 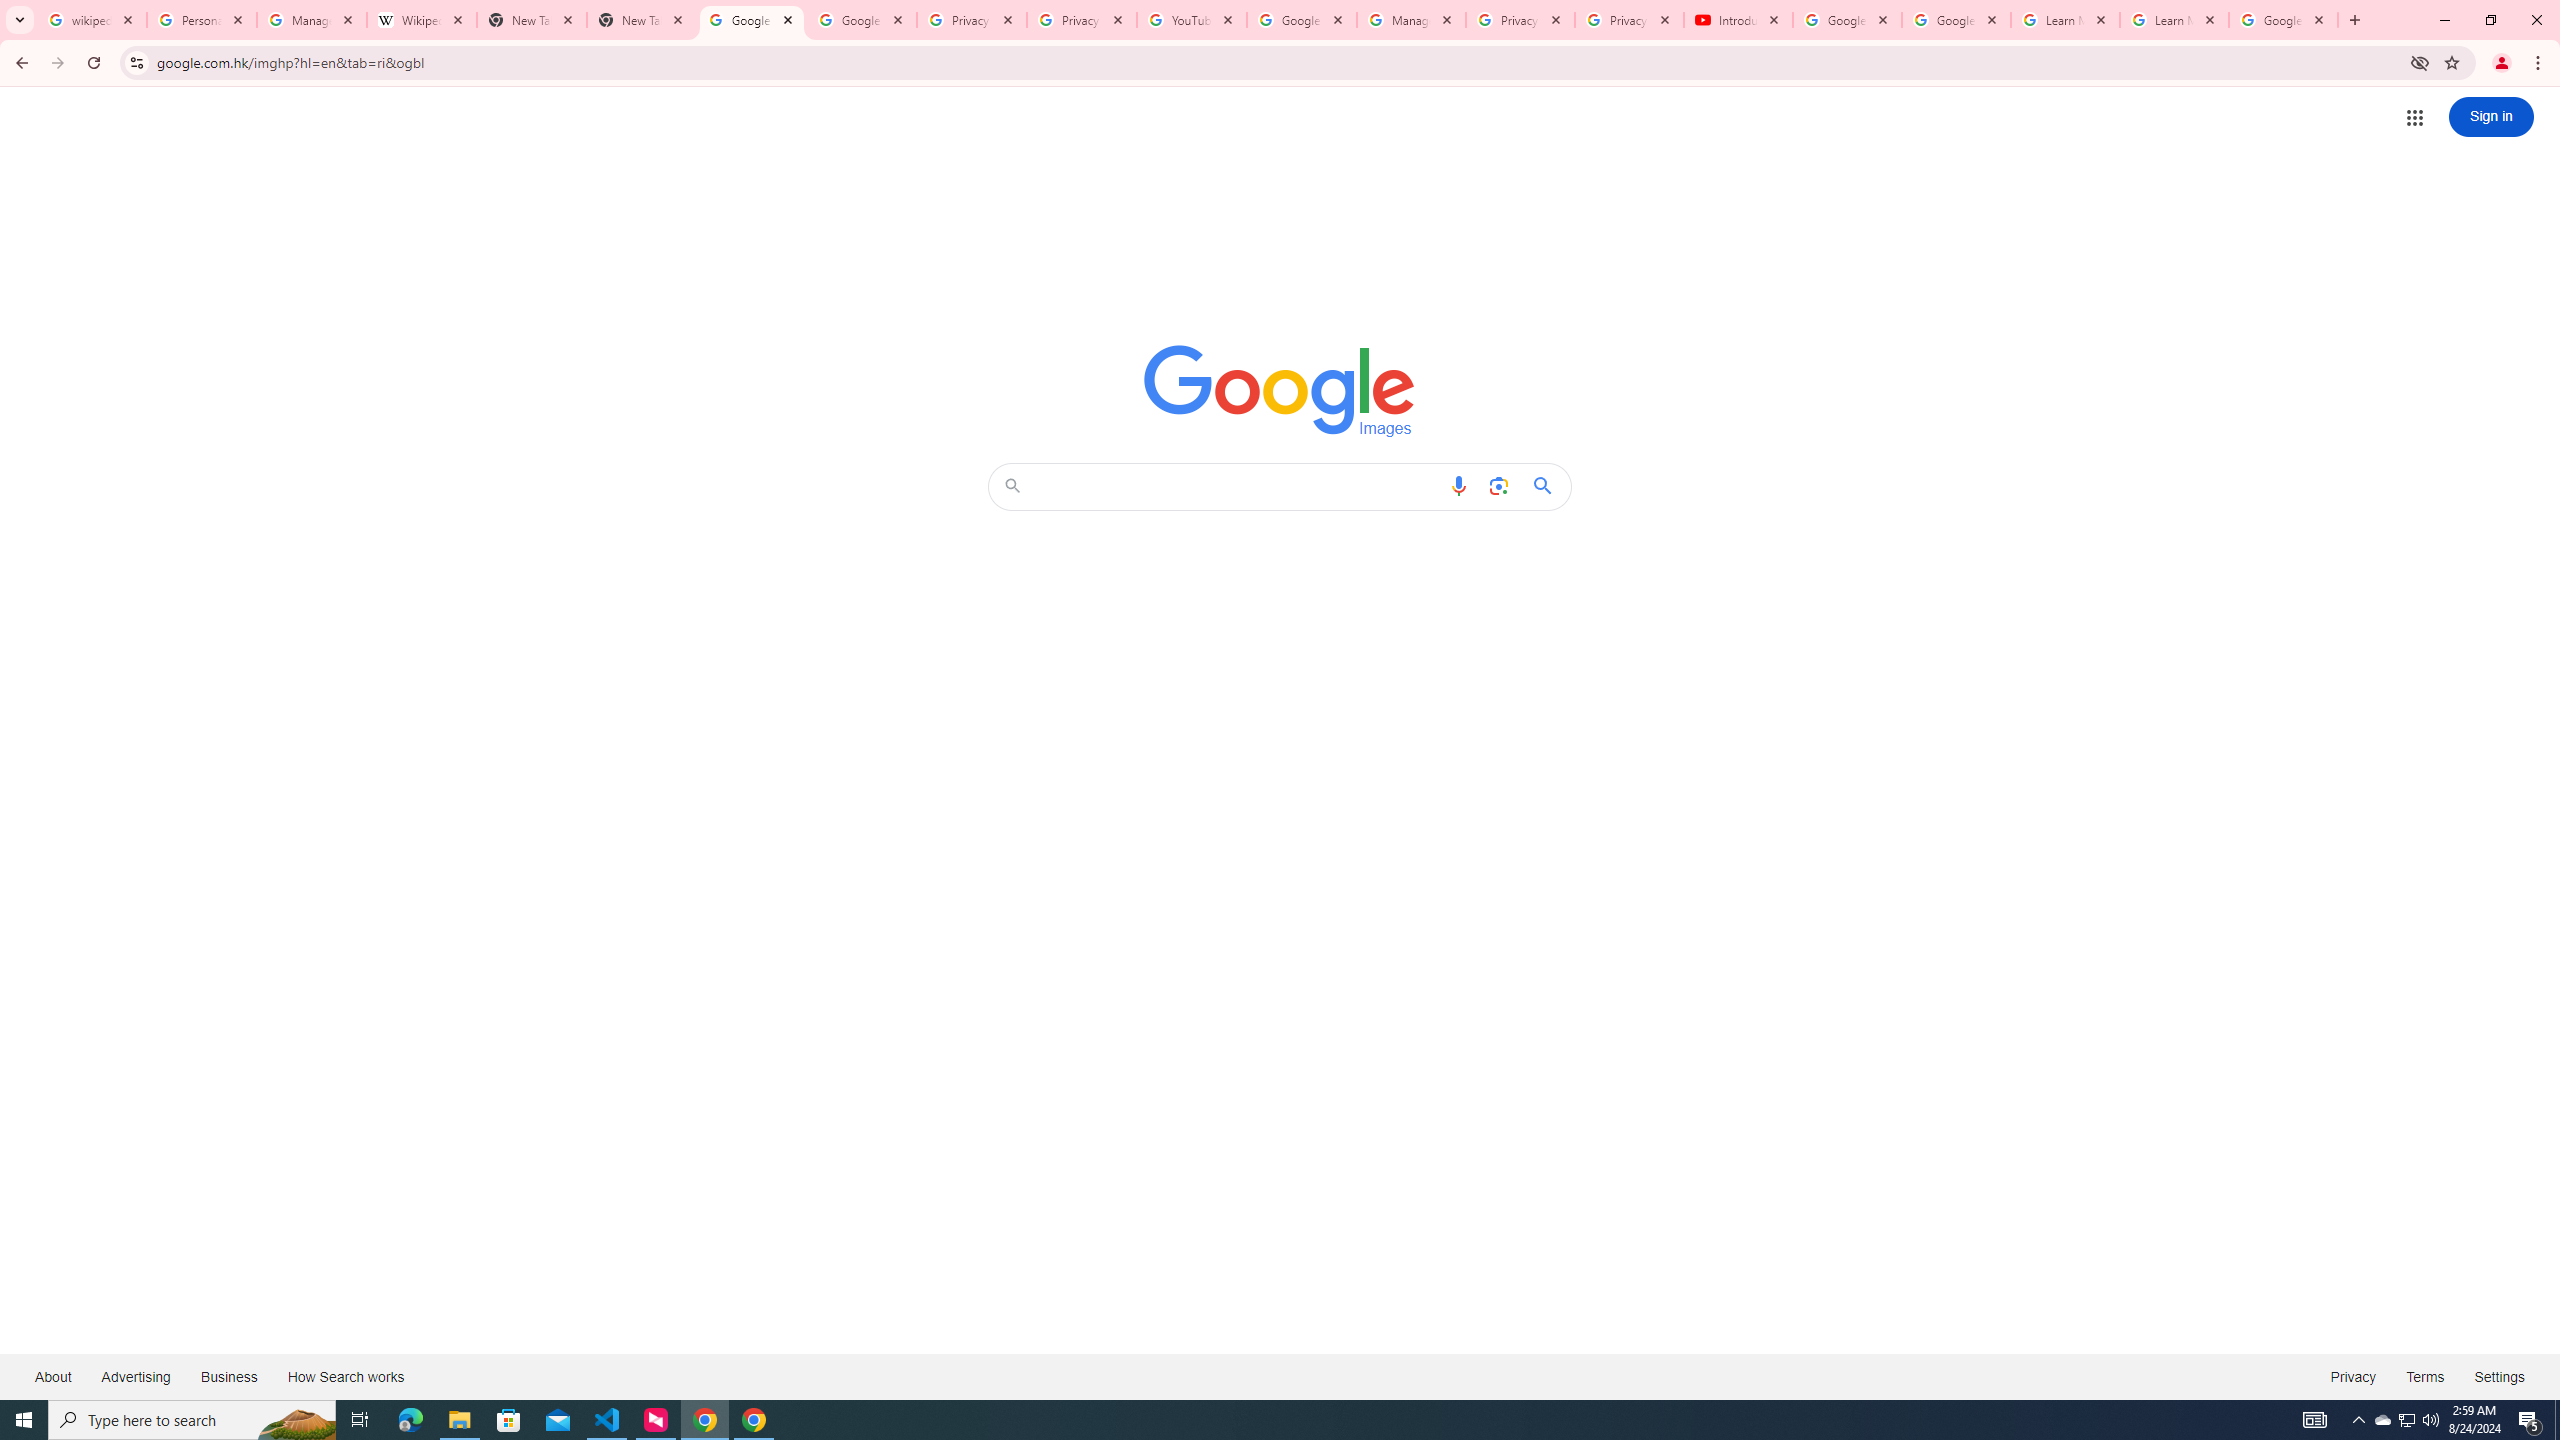 I want to click on 'Google Drive: Sign-in', so click(x=861, y=19).